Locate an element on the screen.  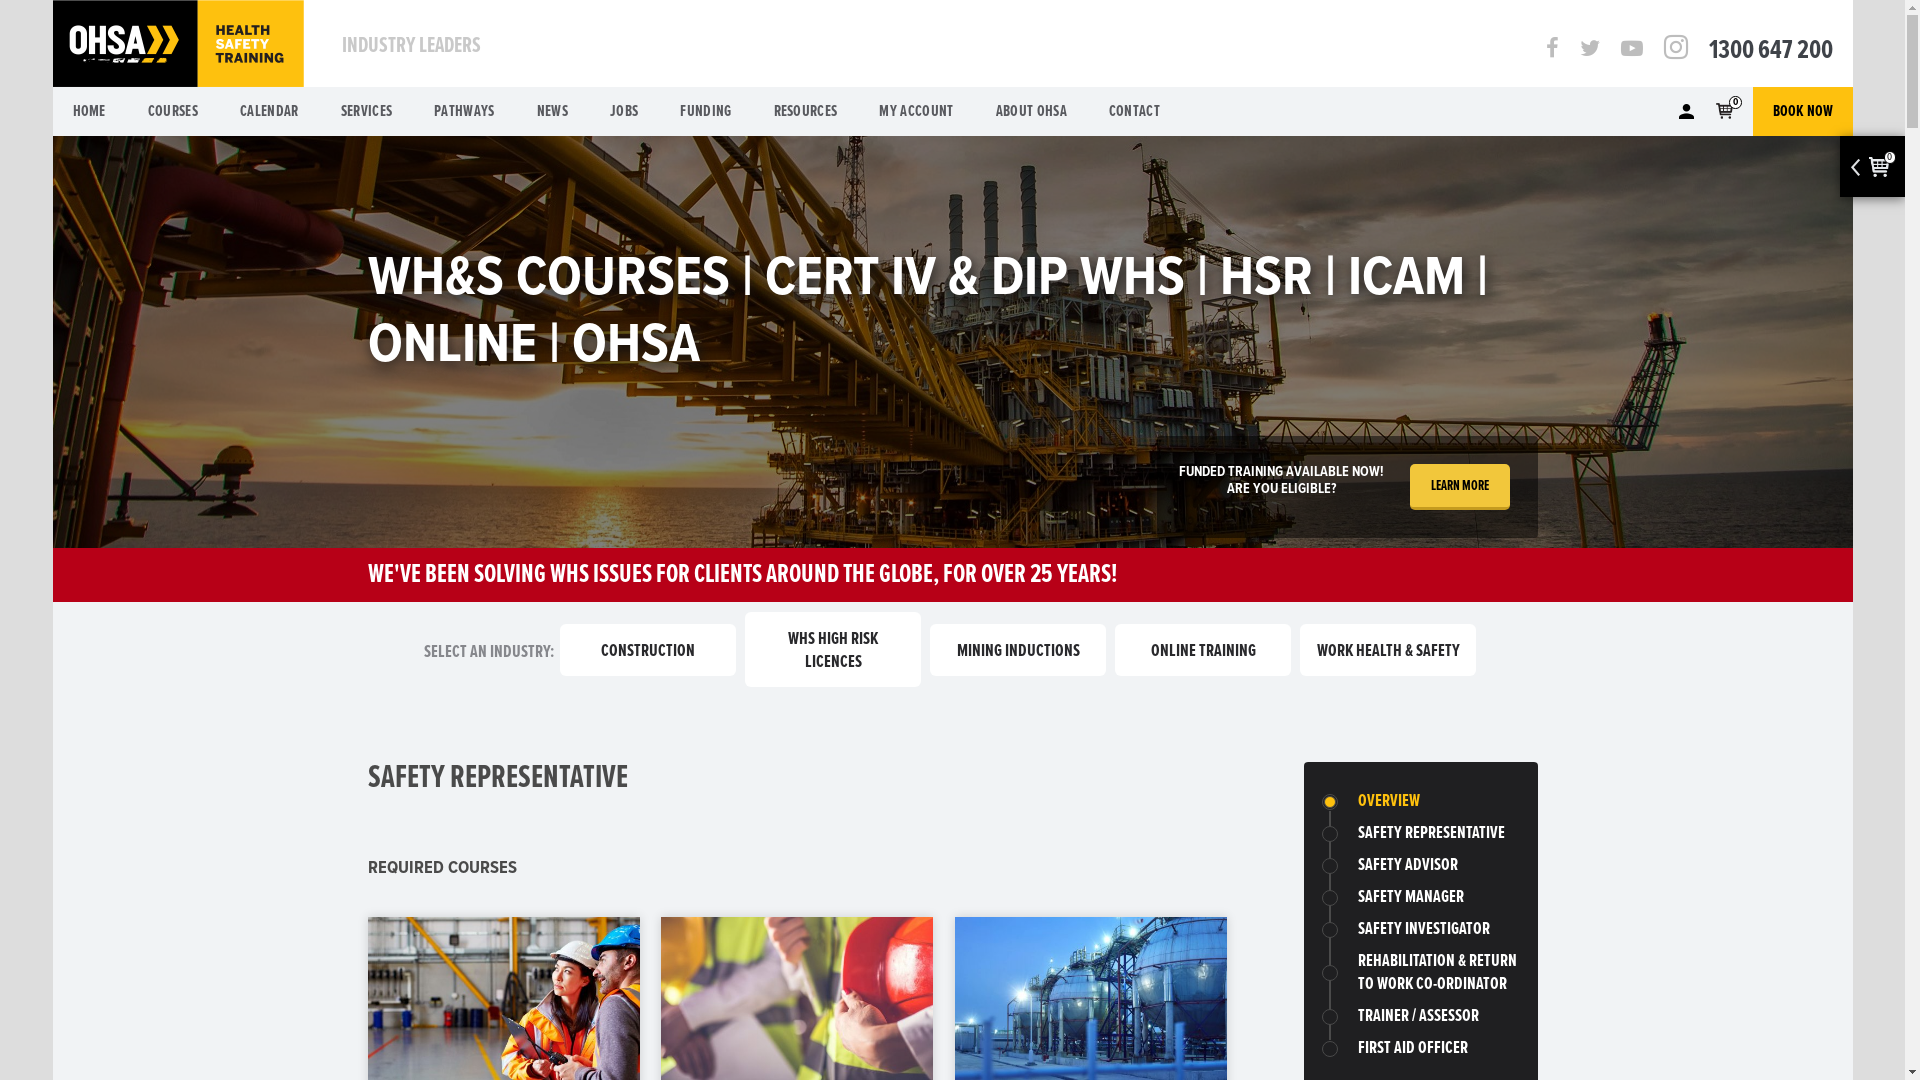
'OHSA' is located at coordinates (177, 43).